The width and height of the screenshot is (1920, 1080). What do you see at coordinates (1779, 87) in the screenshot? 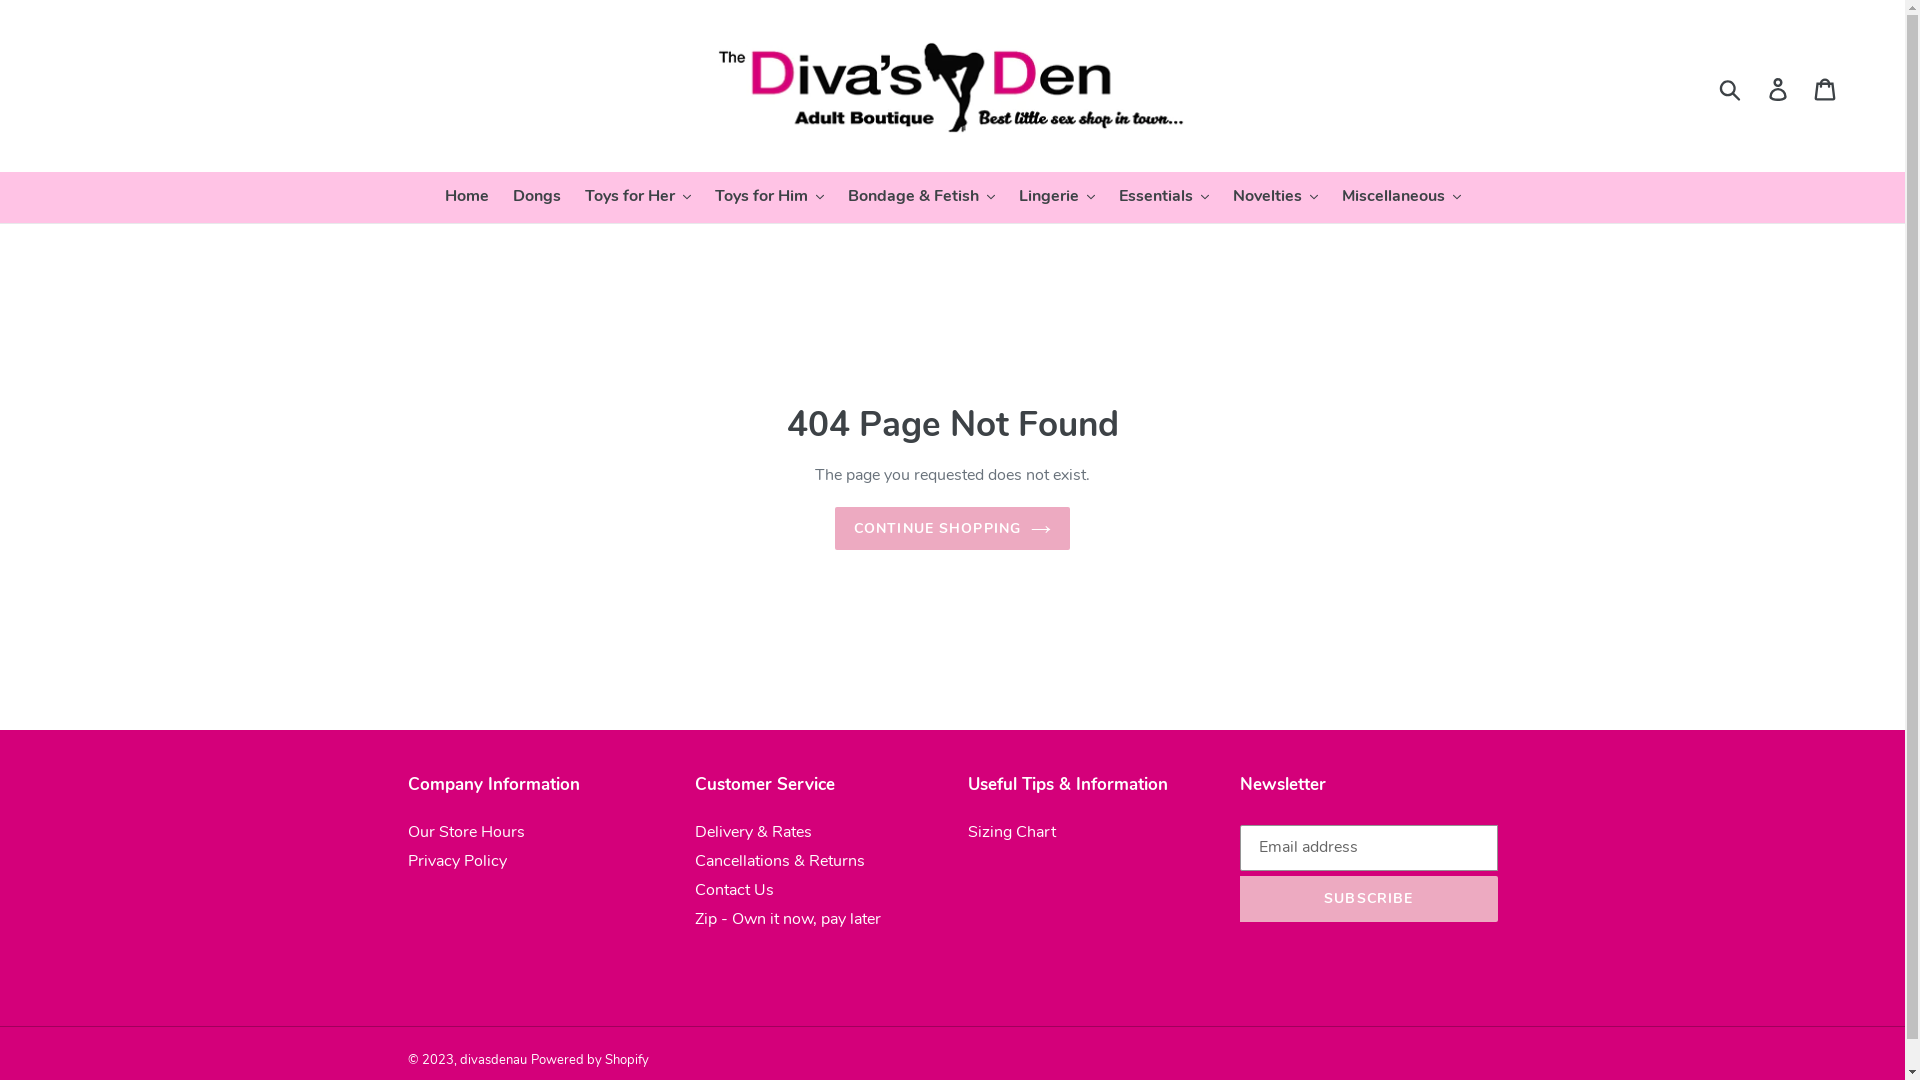
I see `'Log in'` at bounding box center [1779, 87].